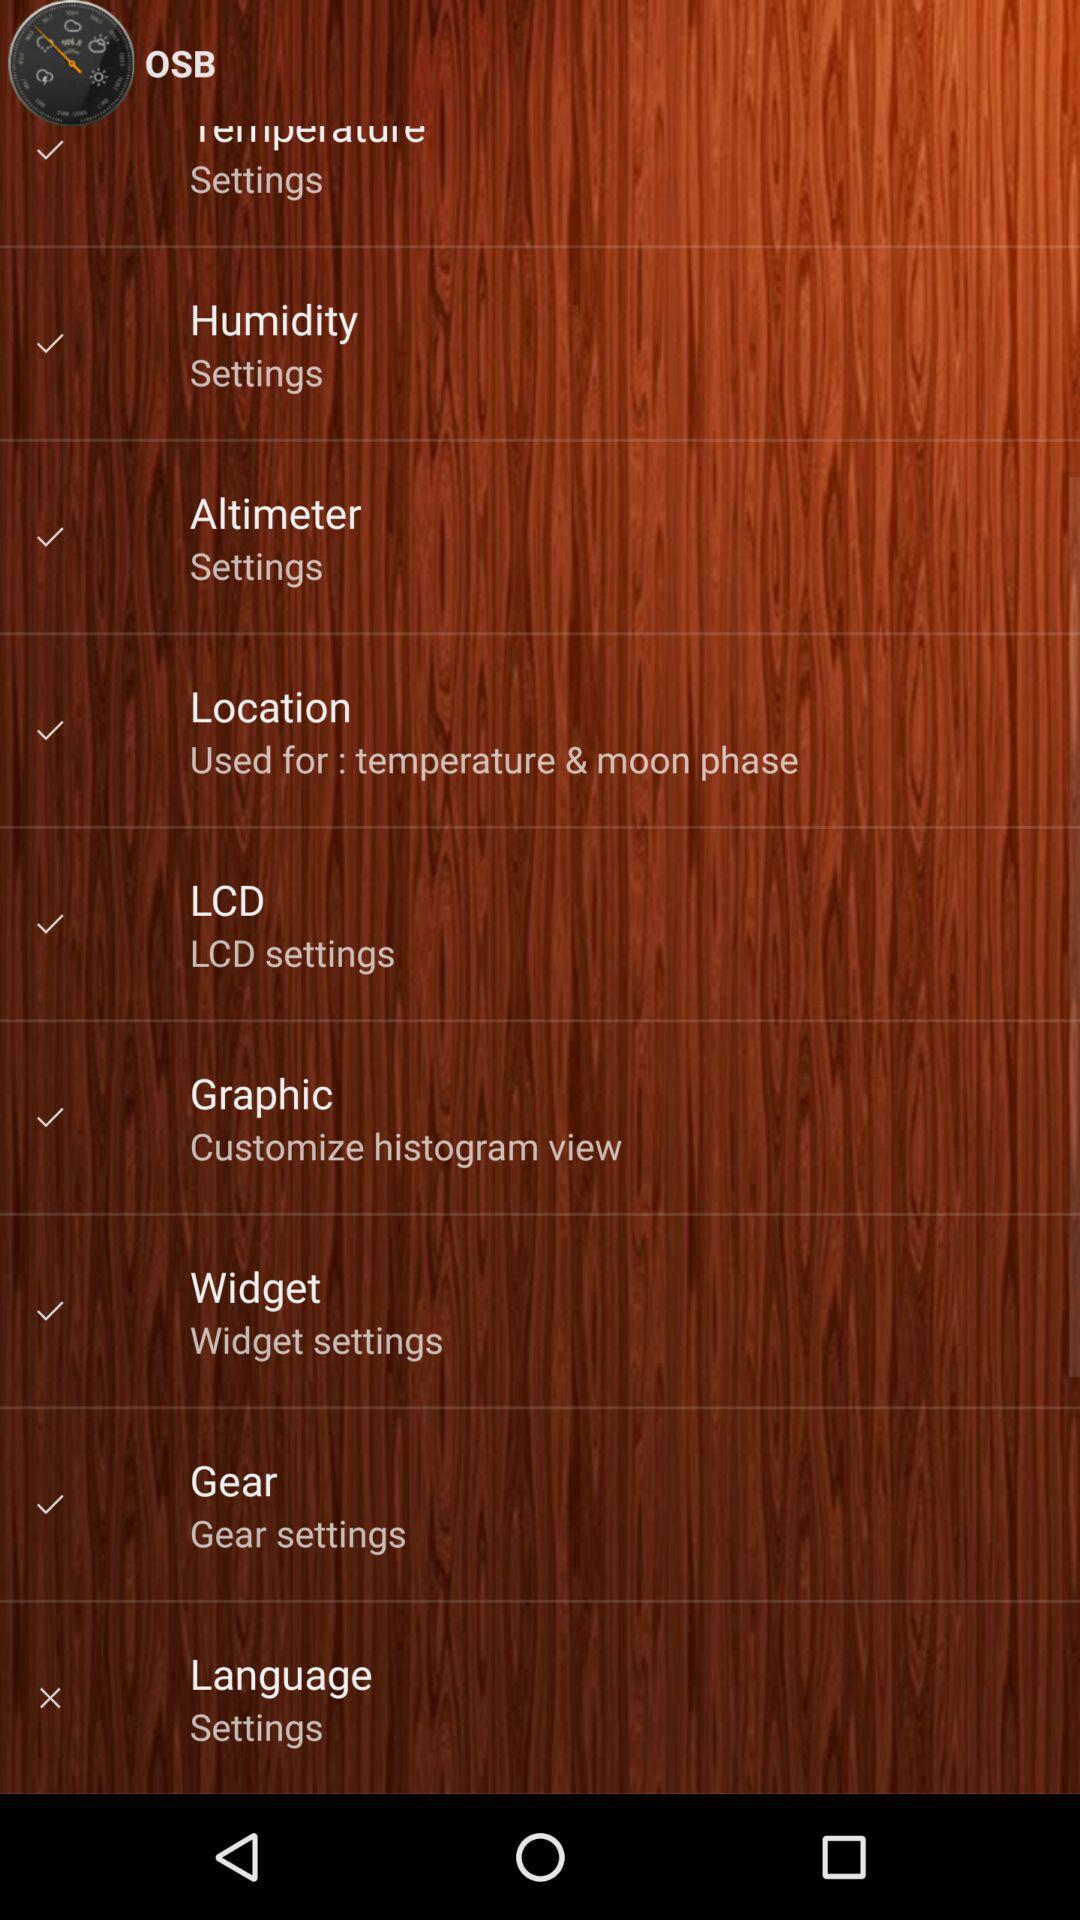  I want to click on app above settings, so click(275, 512).